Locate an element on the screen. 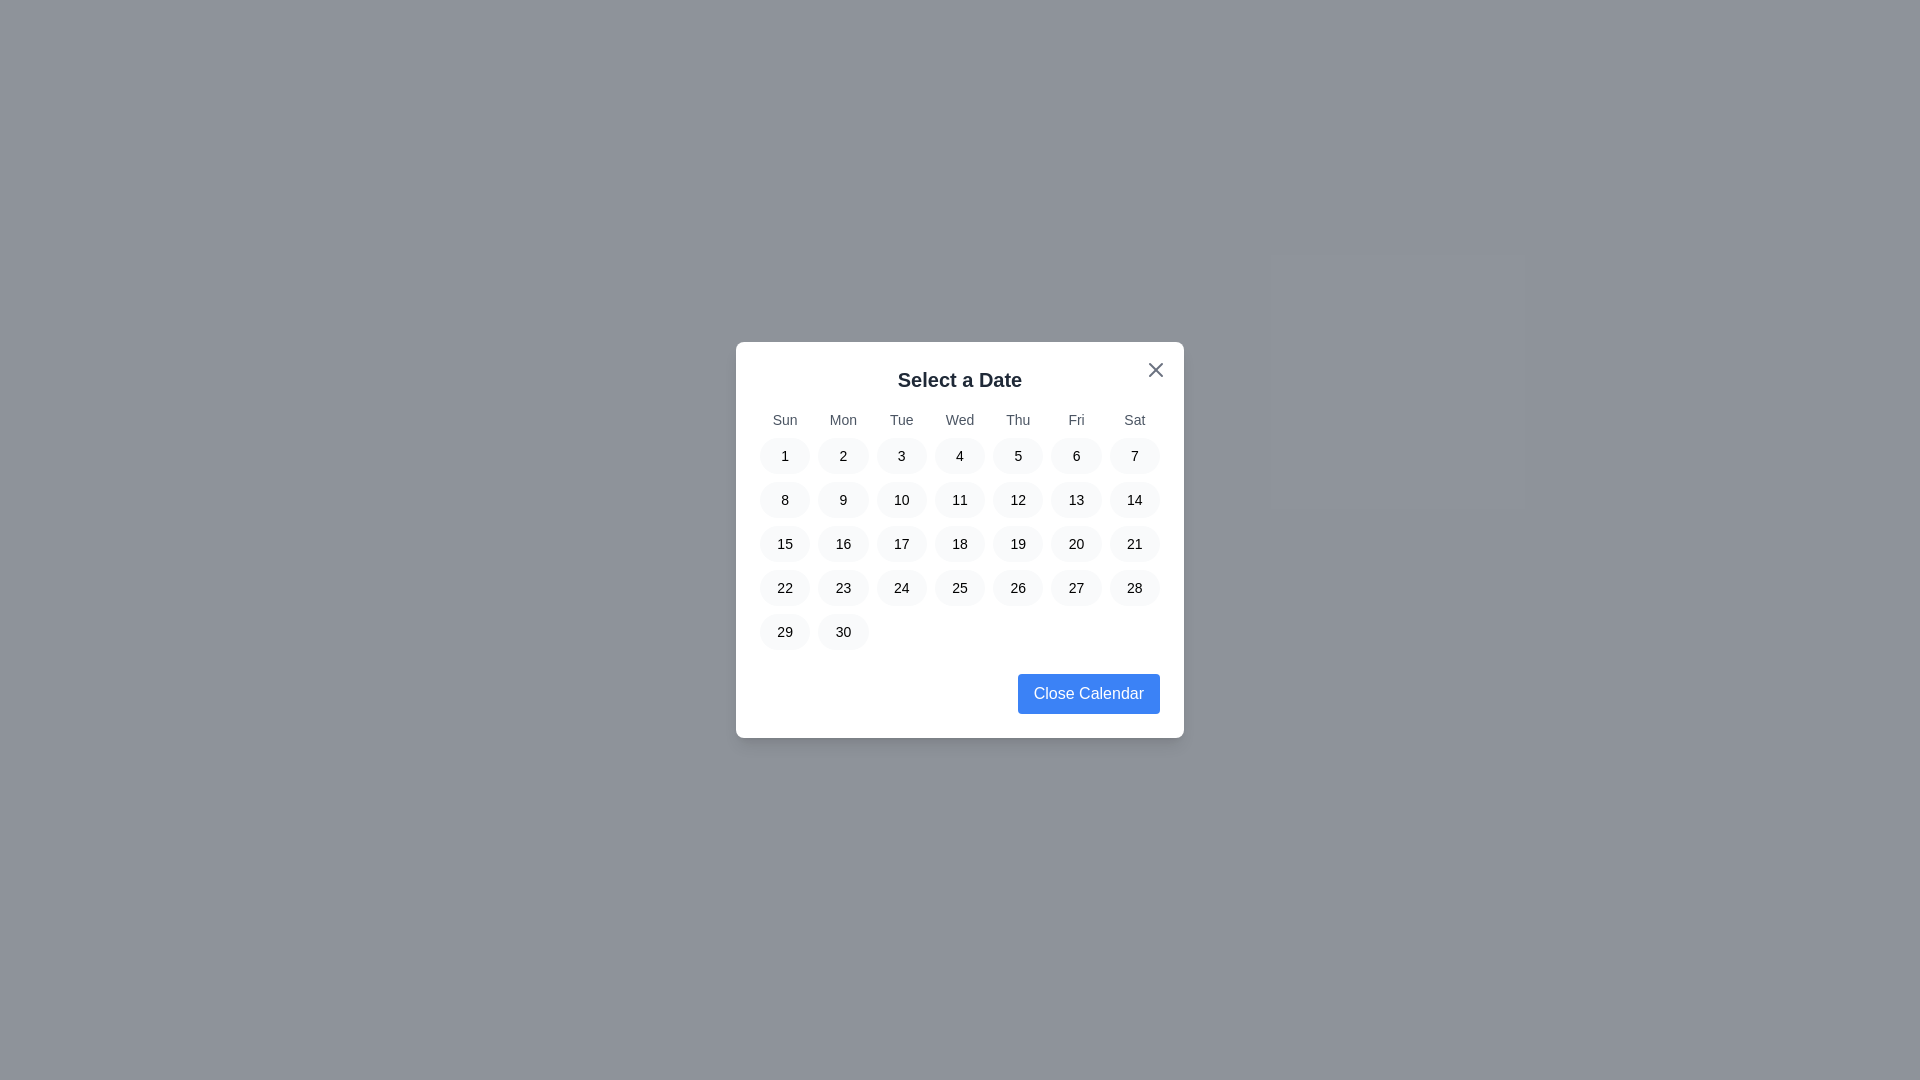 The height and width of the screenshot is (1080, 1920). the 'X' button to close the calendar dialog is located at coordinates (1156, 370).